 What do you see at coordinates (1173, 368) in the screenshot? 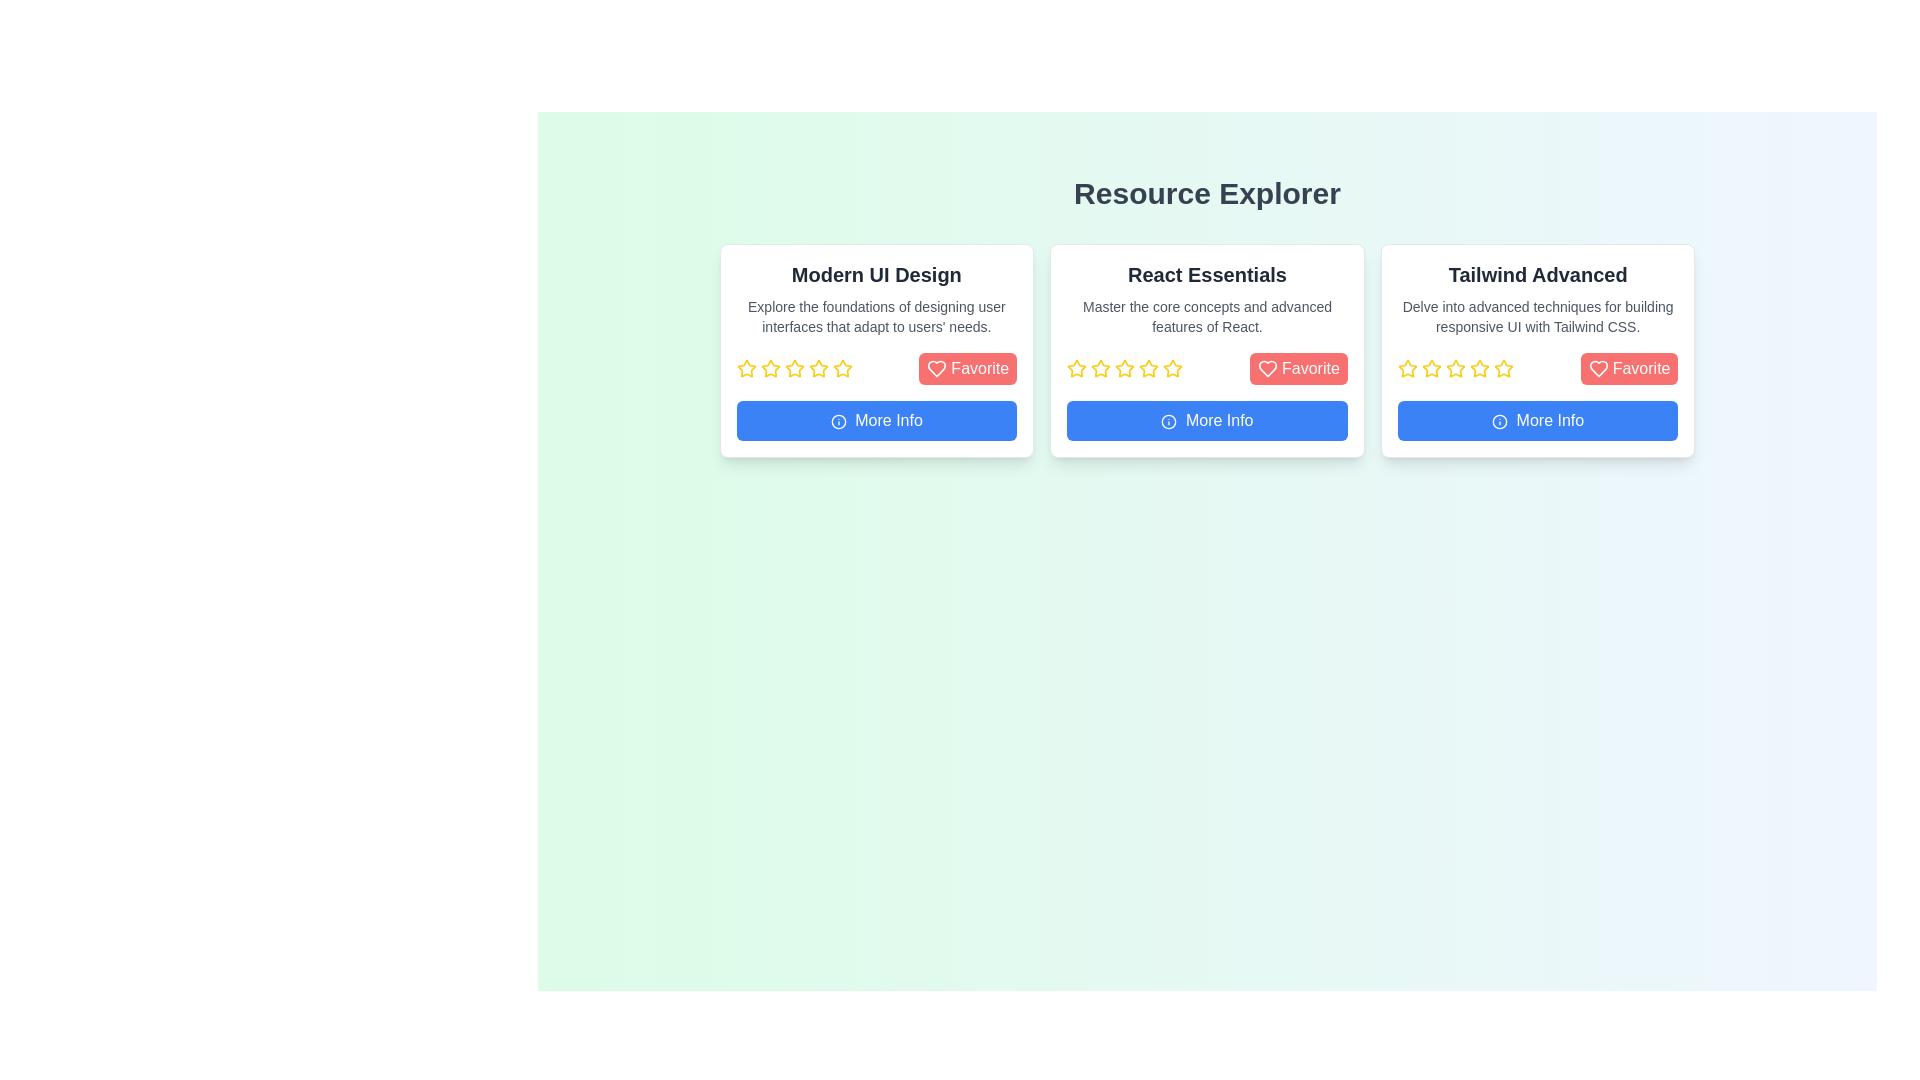
I see `the fourth star icon in the rating system on the 'React Essentials' card to rate it` at bounding box center [1173, 368].